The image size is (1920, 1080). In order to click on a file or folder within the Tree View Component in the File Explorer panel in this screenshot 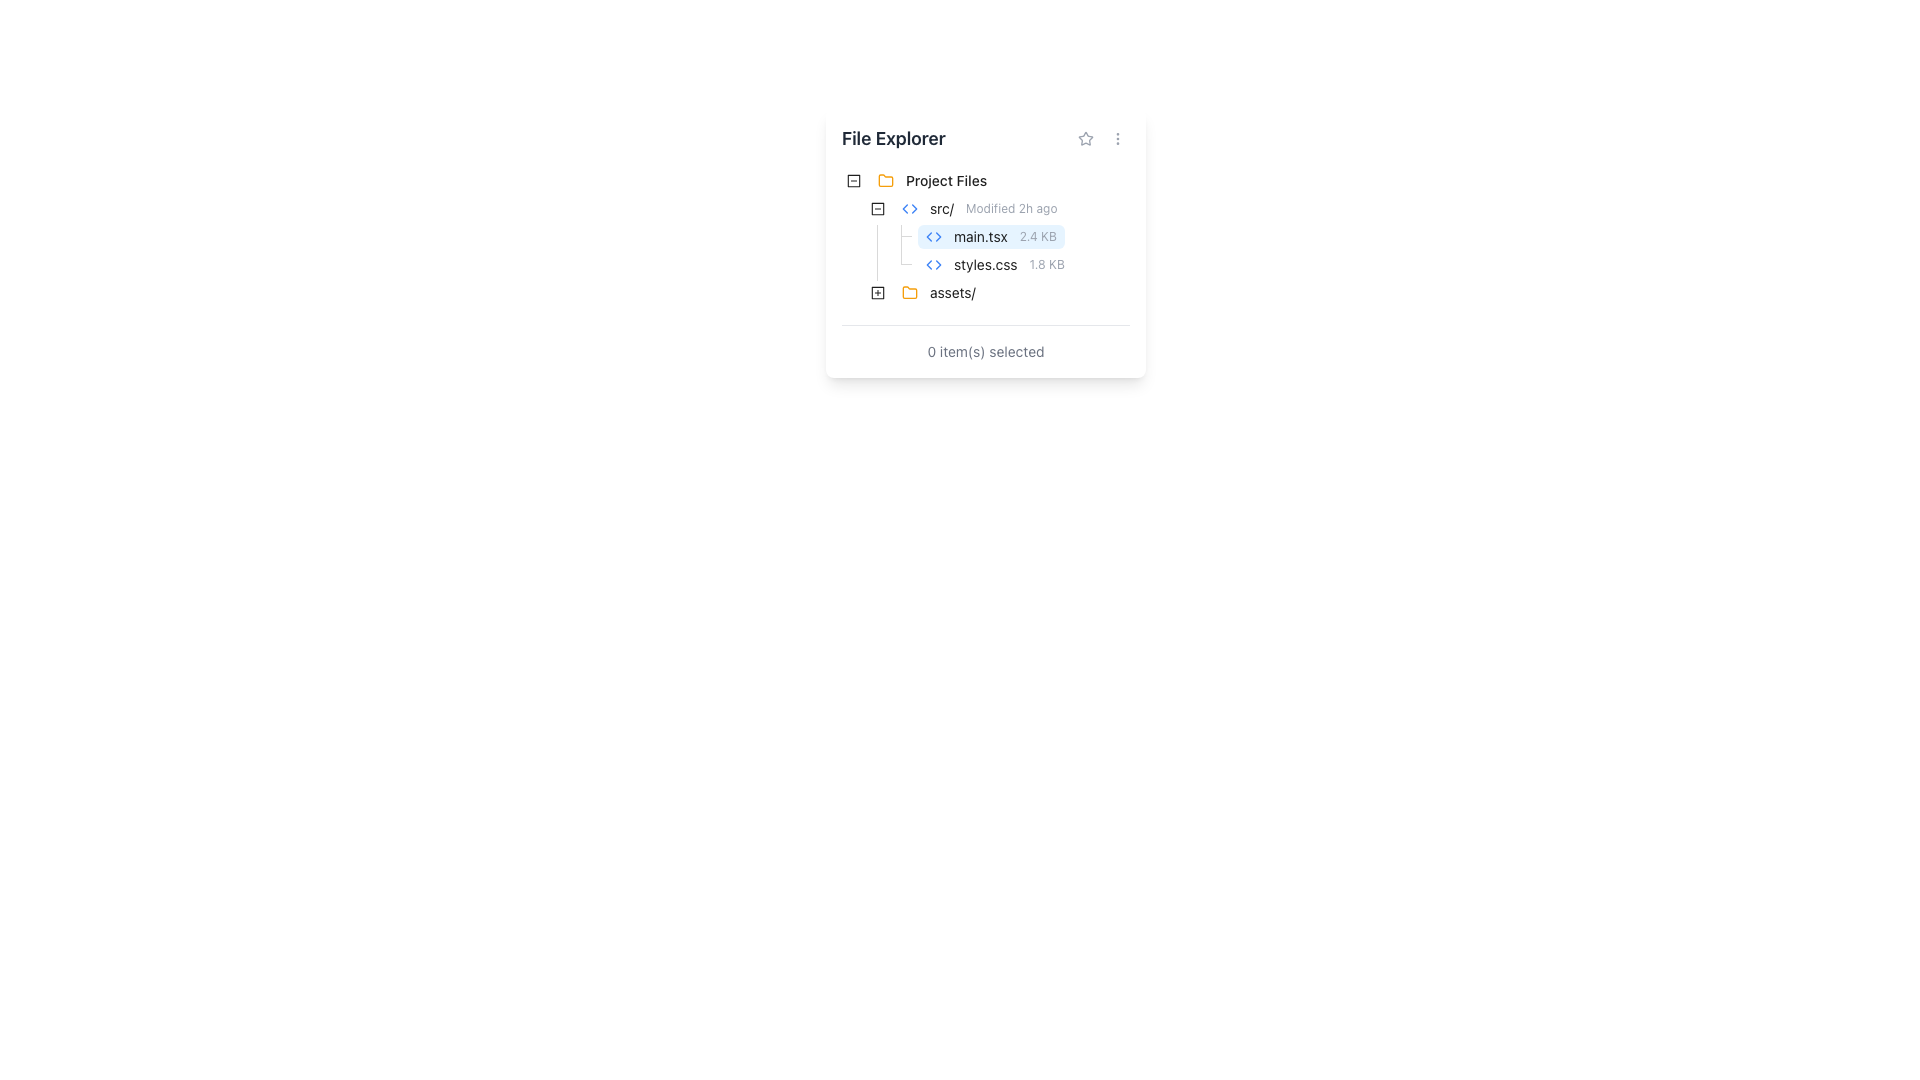, I will do `click(985, 238)`.